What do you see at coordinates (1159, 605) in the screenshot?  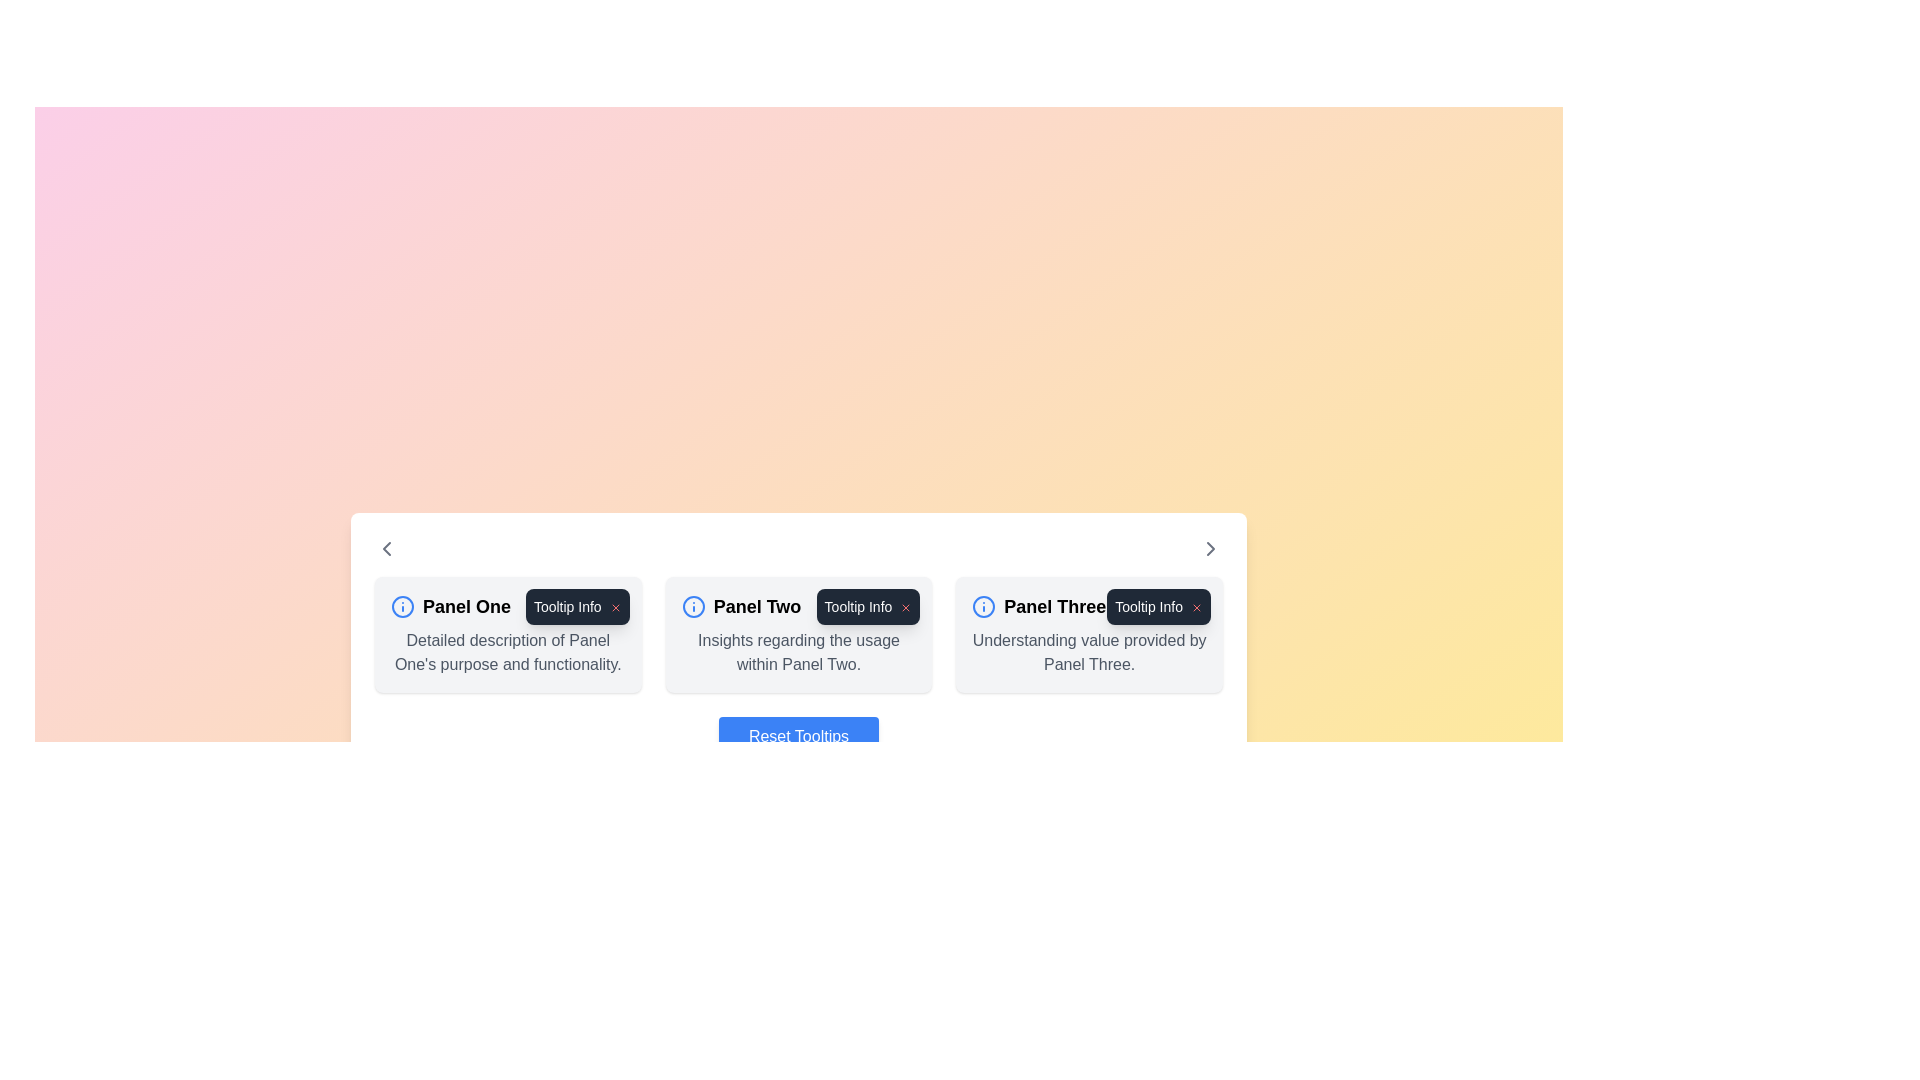 I see `the close icon in the tooltip-like information box located at the top-right of 'Panel Three'` at bounding box center [1159, 605].